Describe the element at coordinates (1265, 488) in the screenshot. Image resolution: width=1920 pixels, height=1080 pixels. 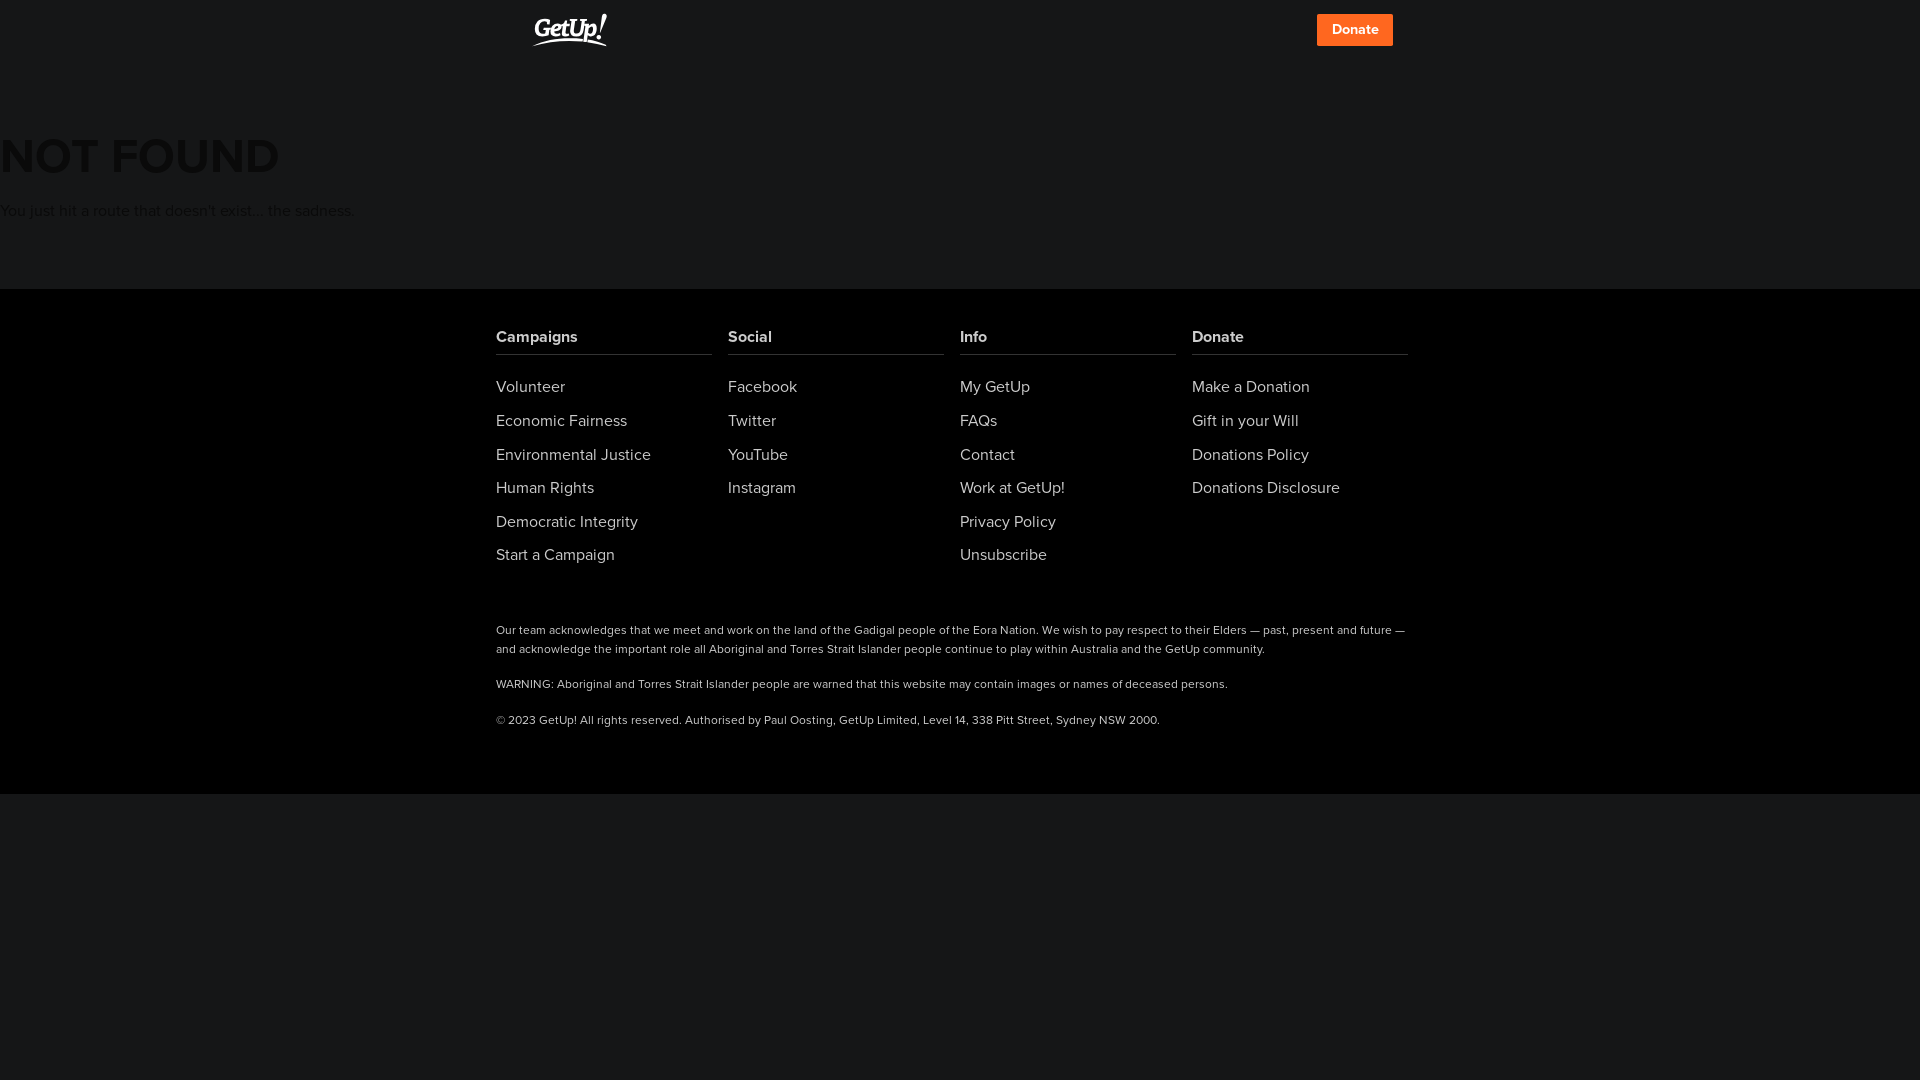
I see `'Donations Disclosure'` at that location.